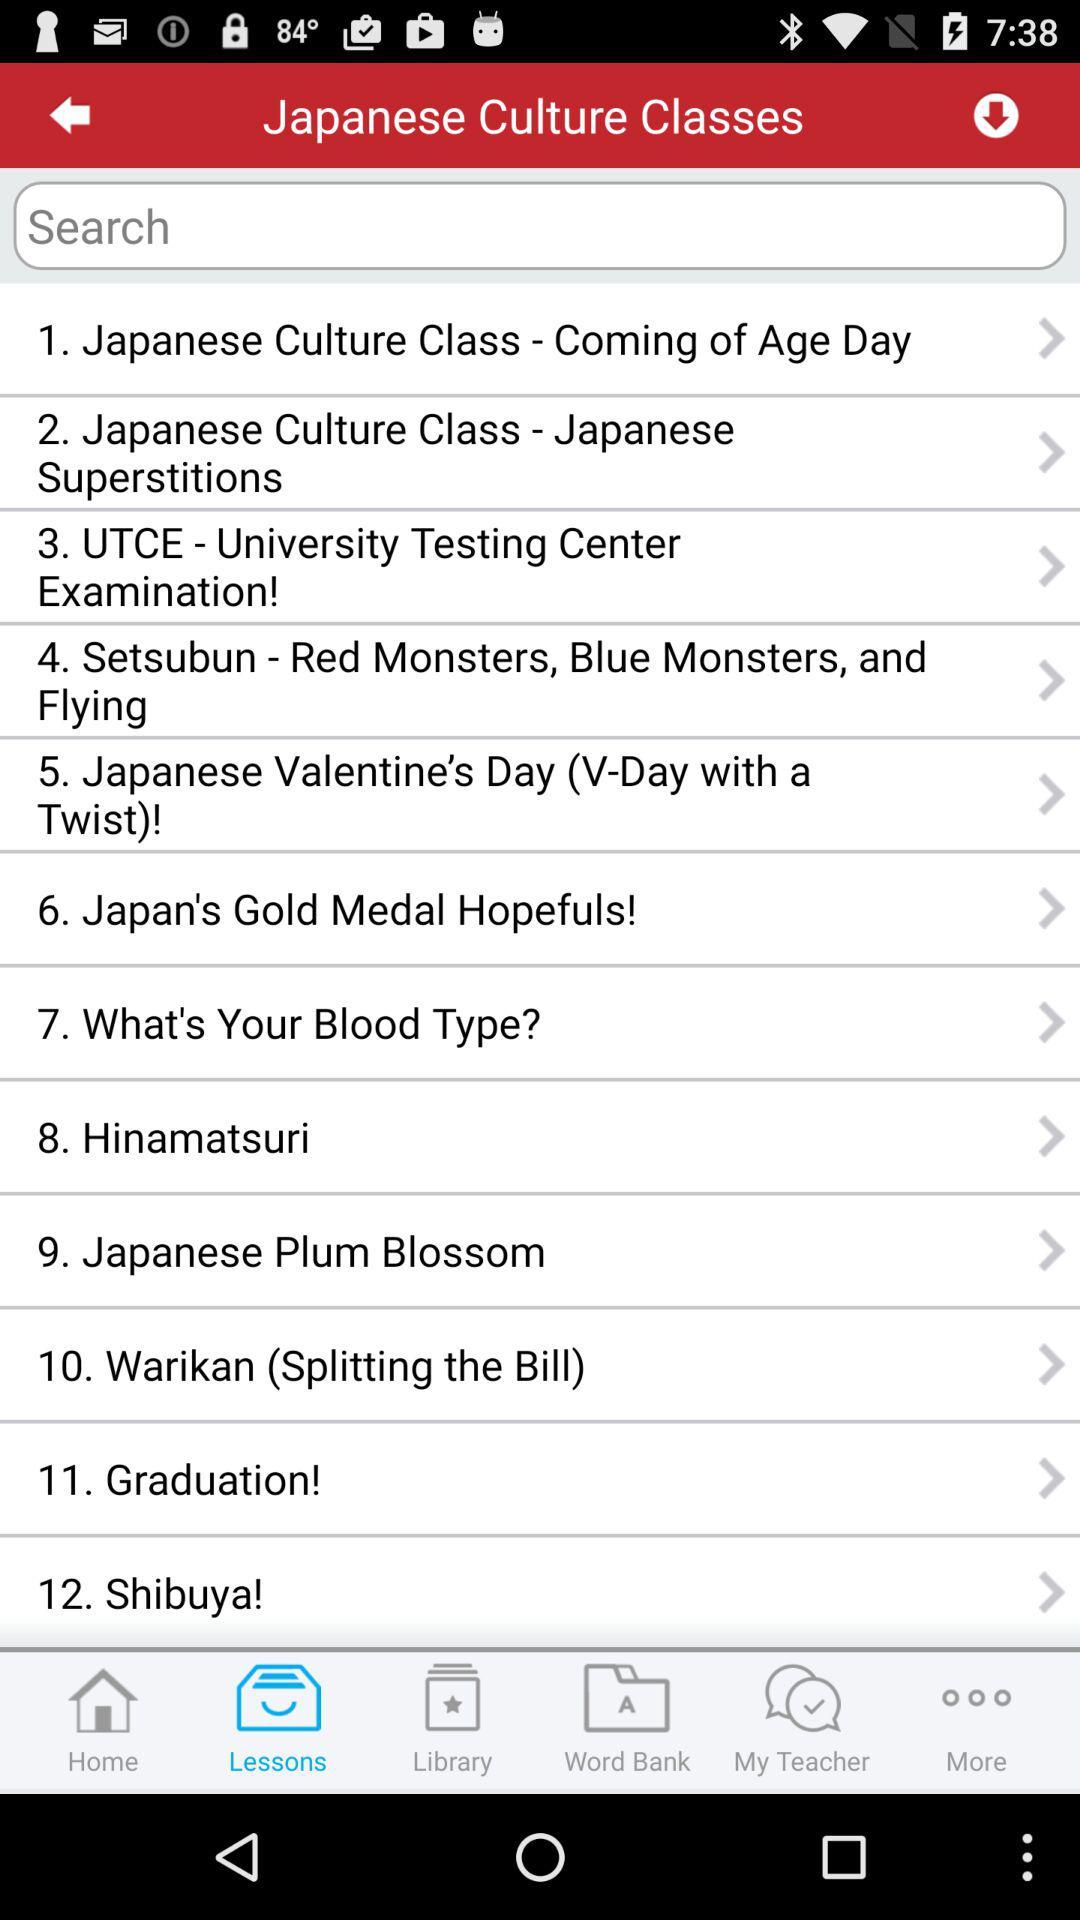 The image size is (1080, 1920). Describe the element at coordinates (482, 1591) in the screenshot. I see `the app below 11. graduation!` at that location.